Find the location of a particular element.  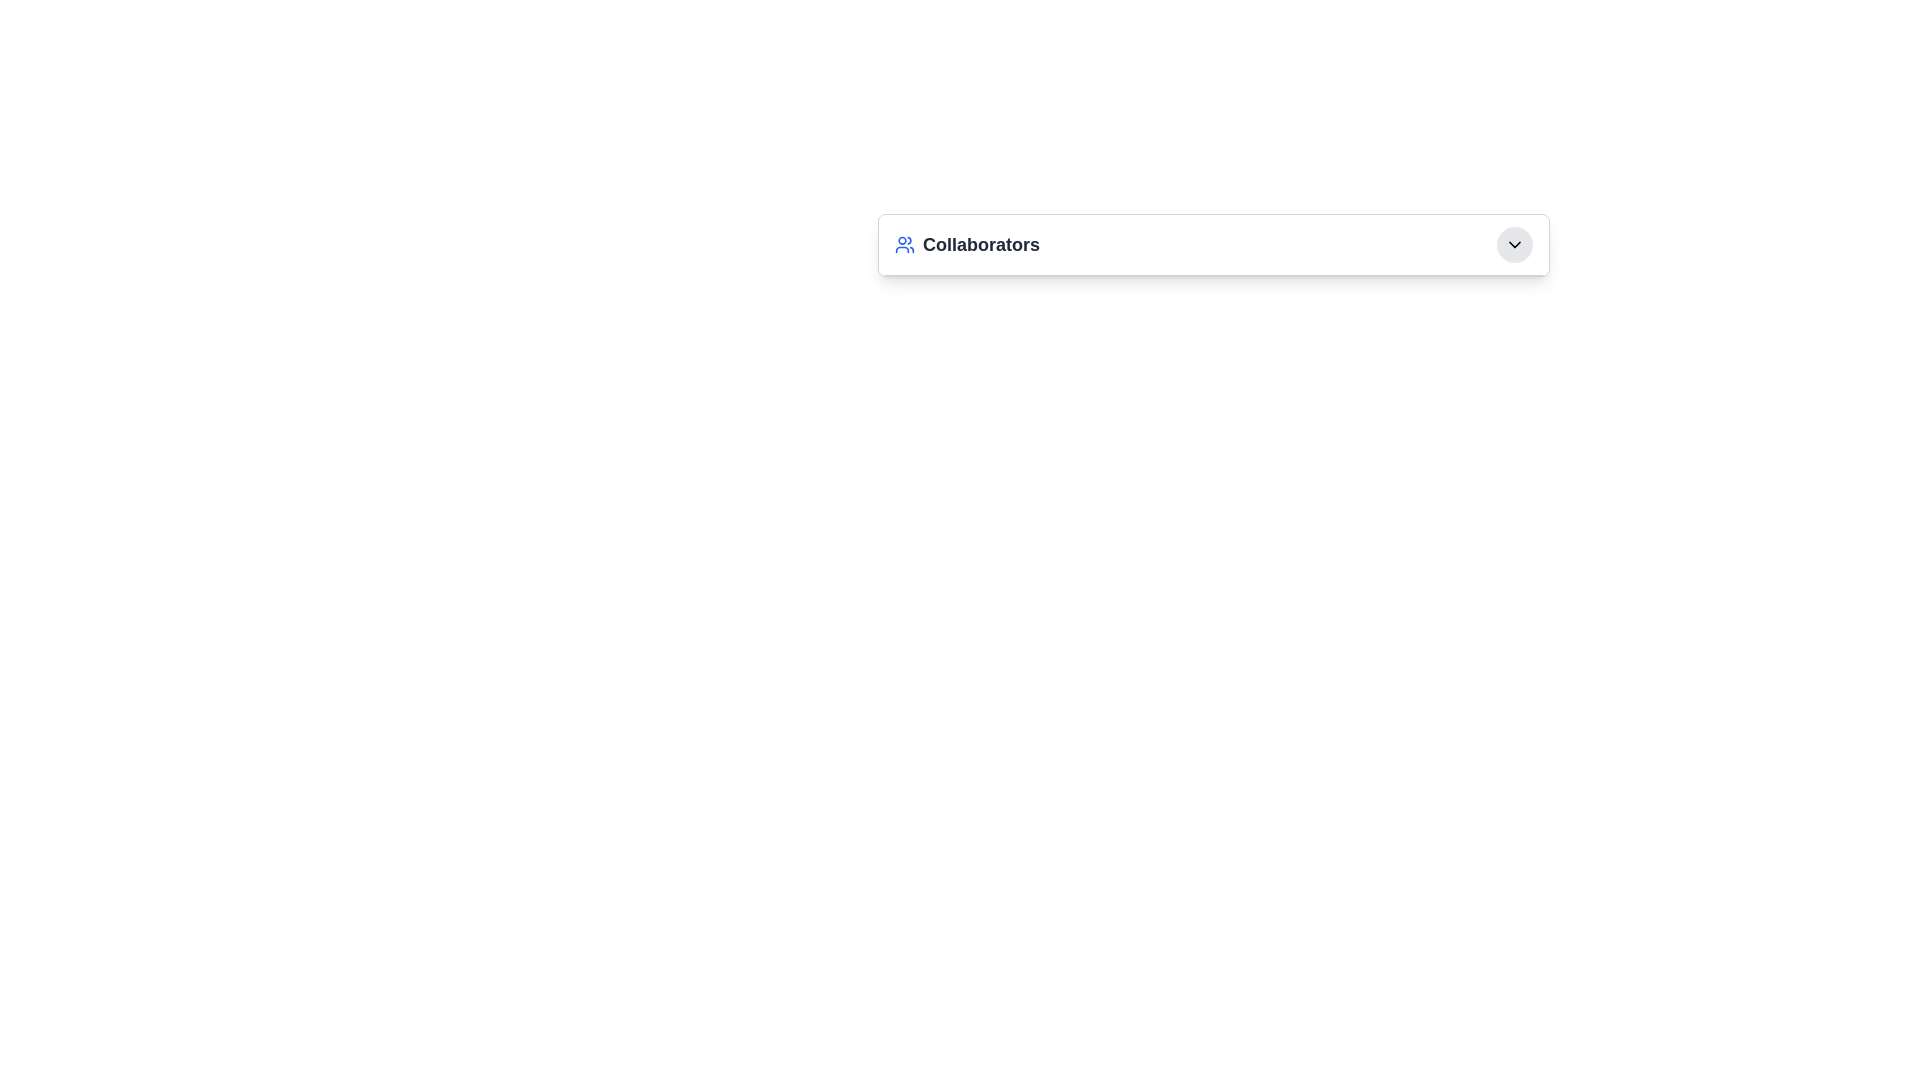

the icon representing 'Collaborators' located at the leftmost side of the horizontal group containing the label 'Collaborators' is located at coordinates (904, 244).